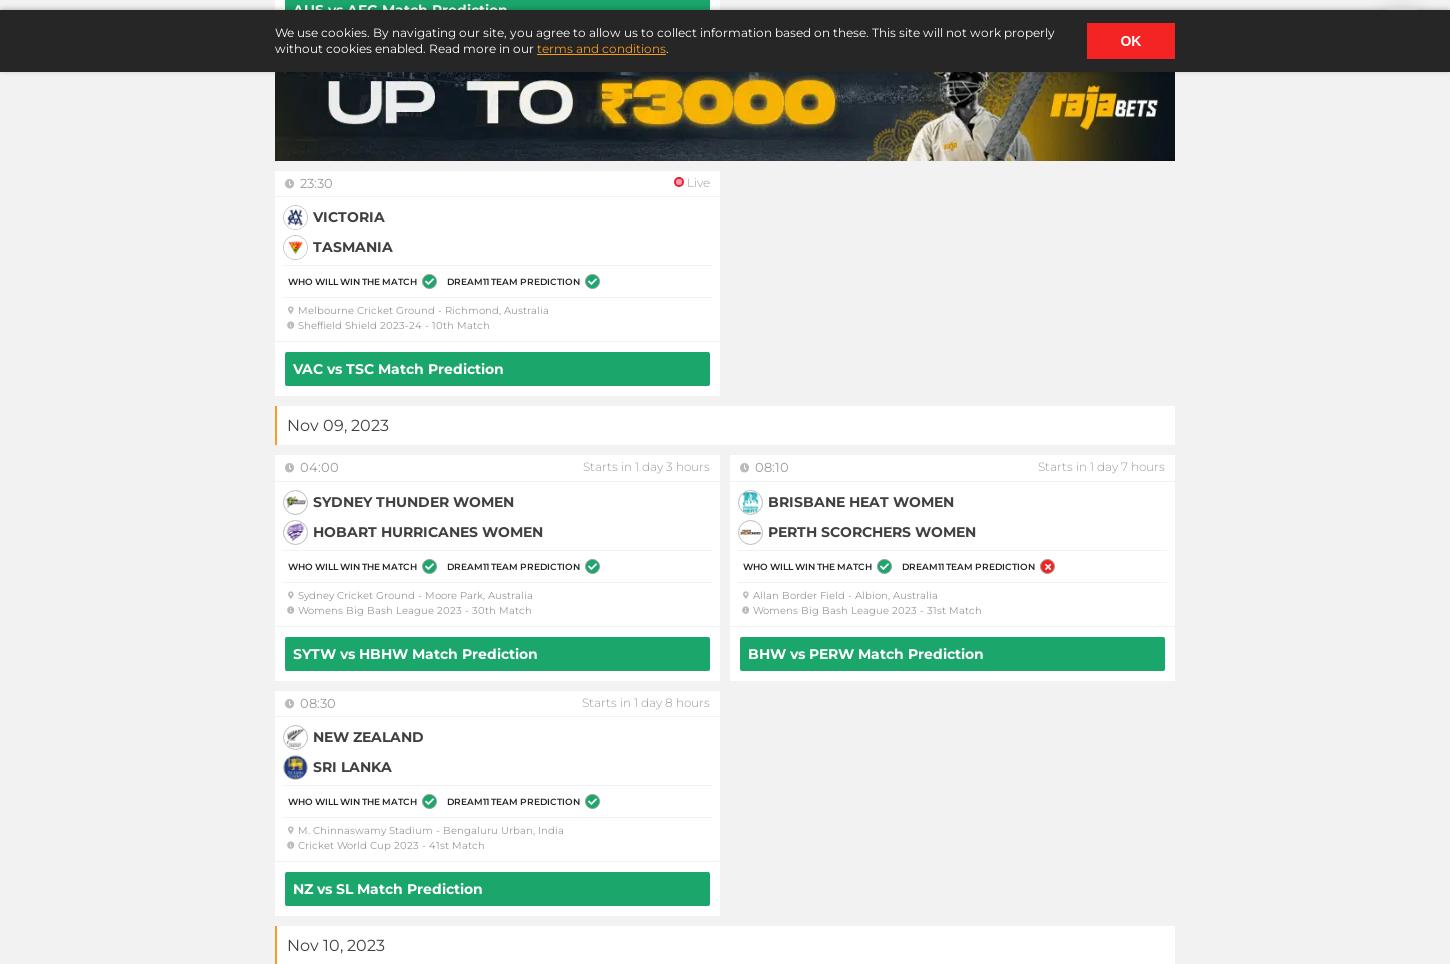 This screenshot has height=964, width=1450. What do you see at coordinates (399, 7) in the screenshot?
I see `'AUS vs AFG Match Prediction'` at bounding box center [399, 7].